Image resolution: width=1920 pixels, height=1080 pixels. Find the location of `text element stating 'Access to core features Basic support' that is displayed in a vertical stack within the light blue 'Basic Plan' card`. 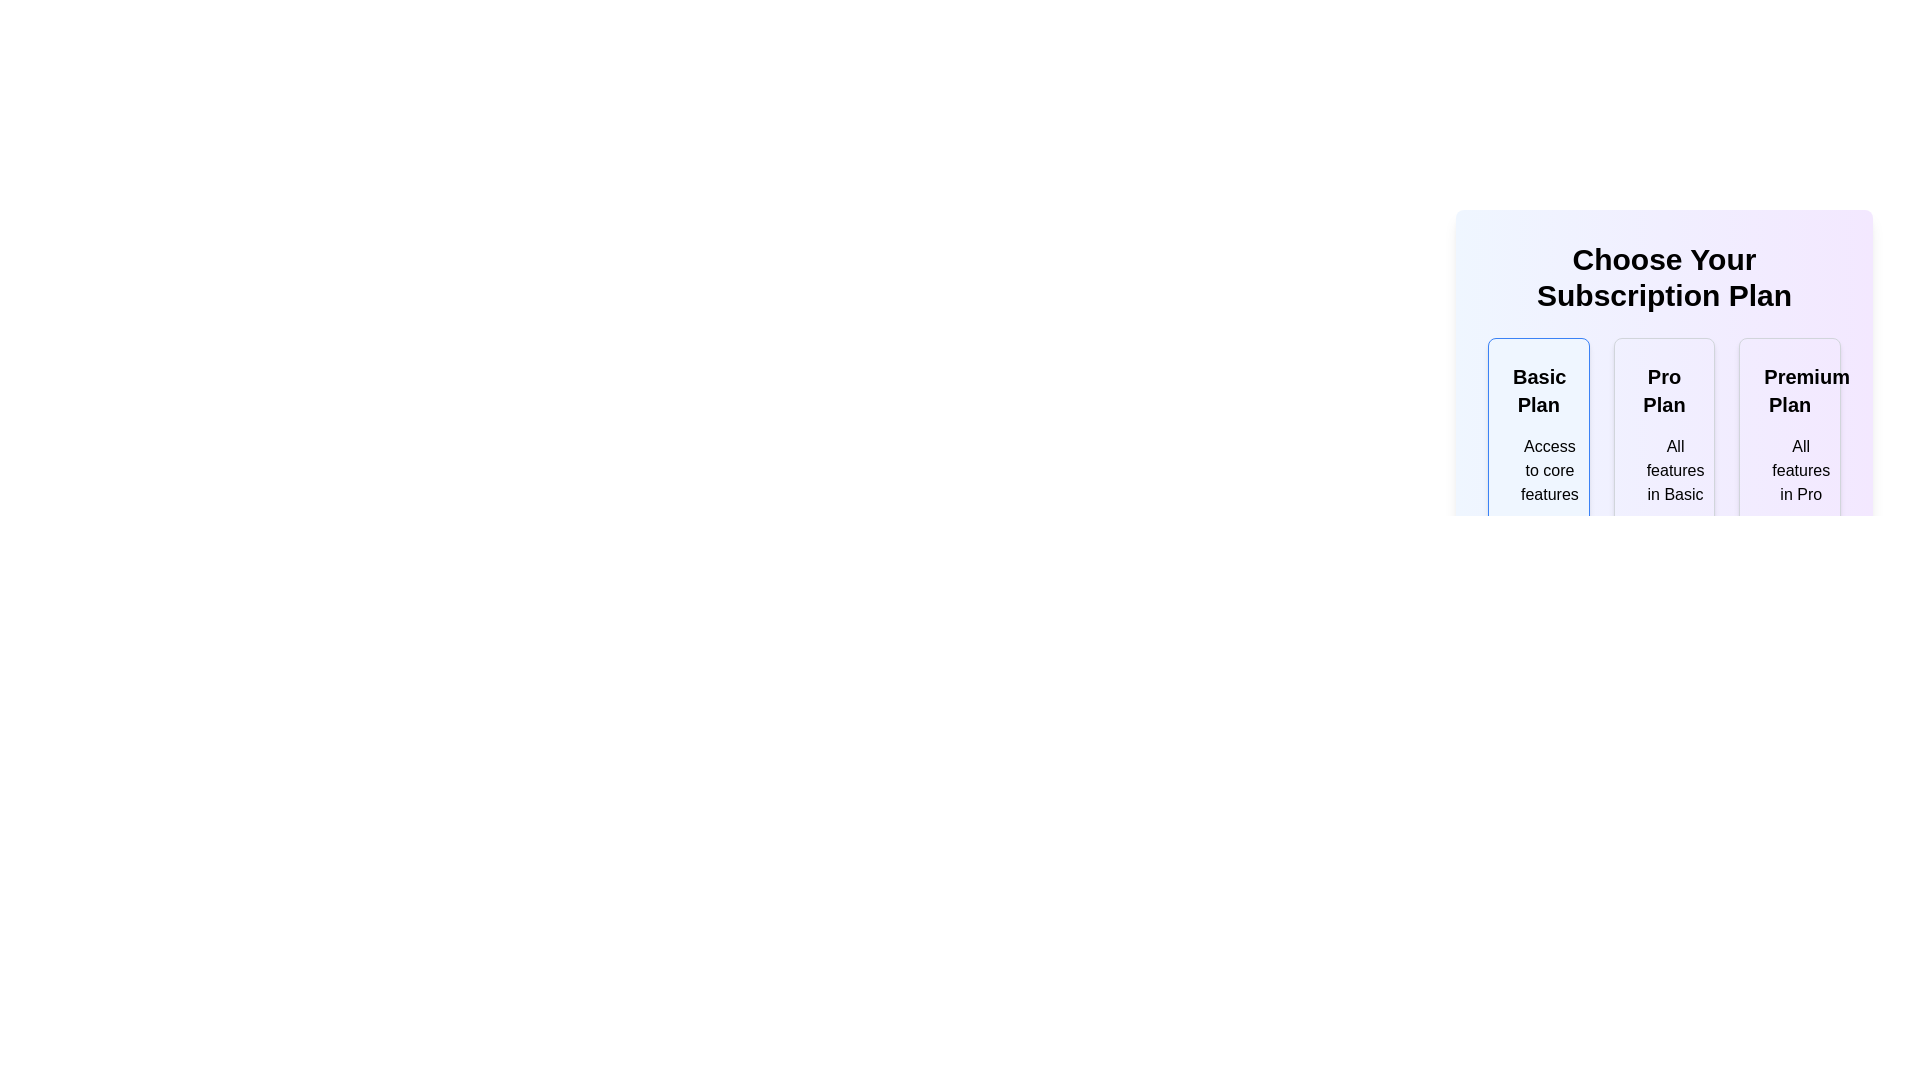

text element stating 'Access to core features Basic support' that is displayed in a vertical stack within the light blue 'Basic Plan' card is located at coordinates (1537, 497).